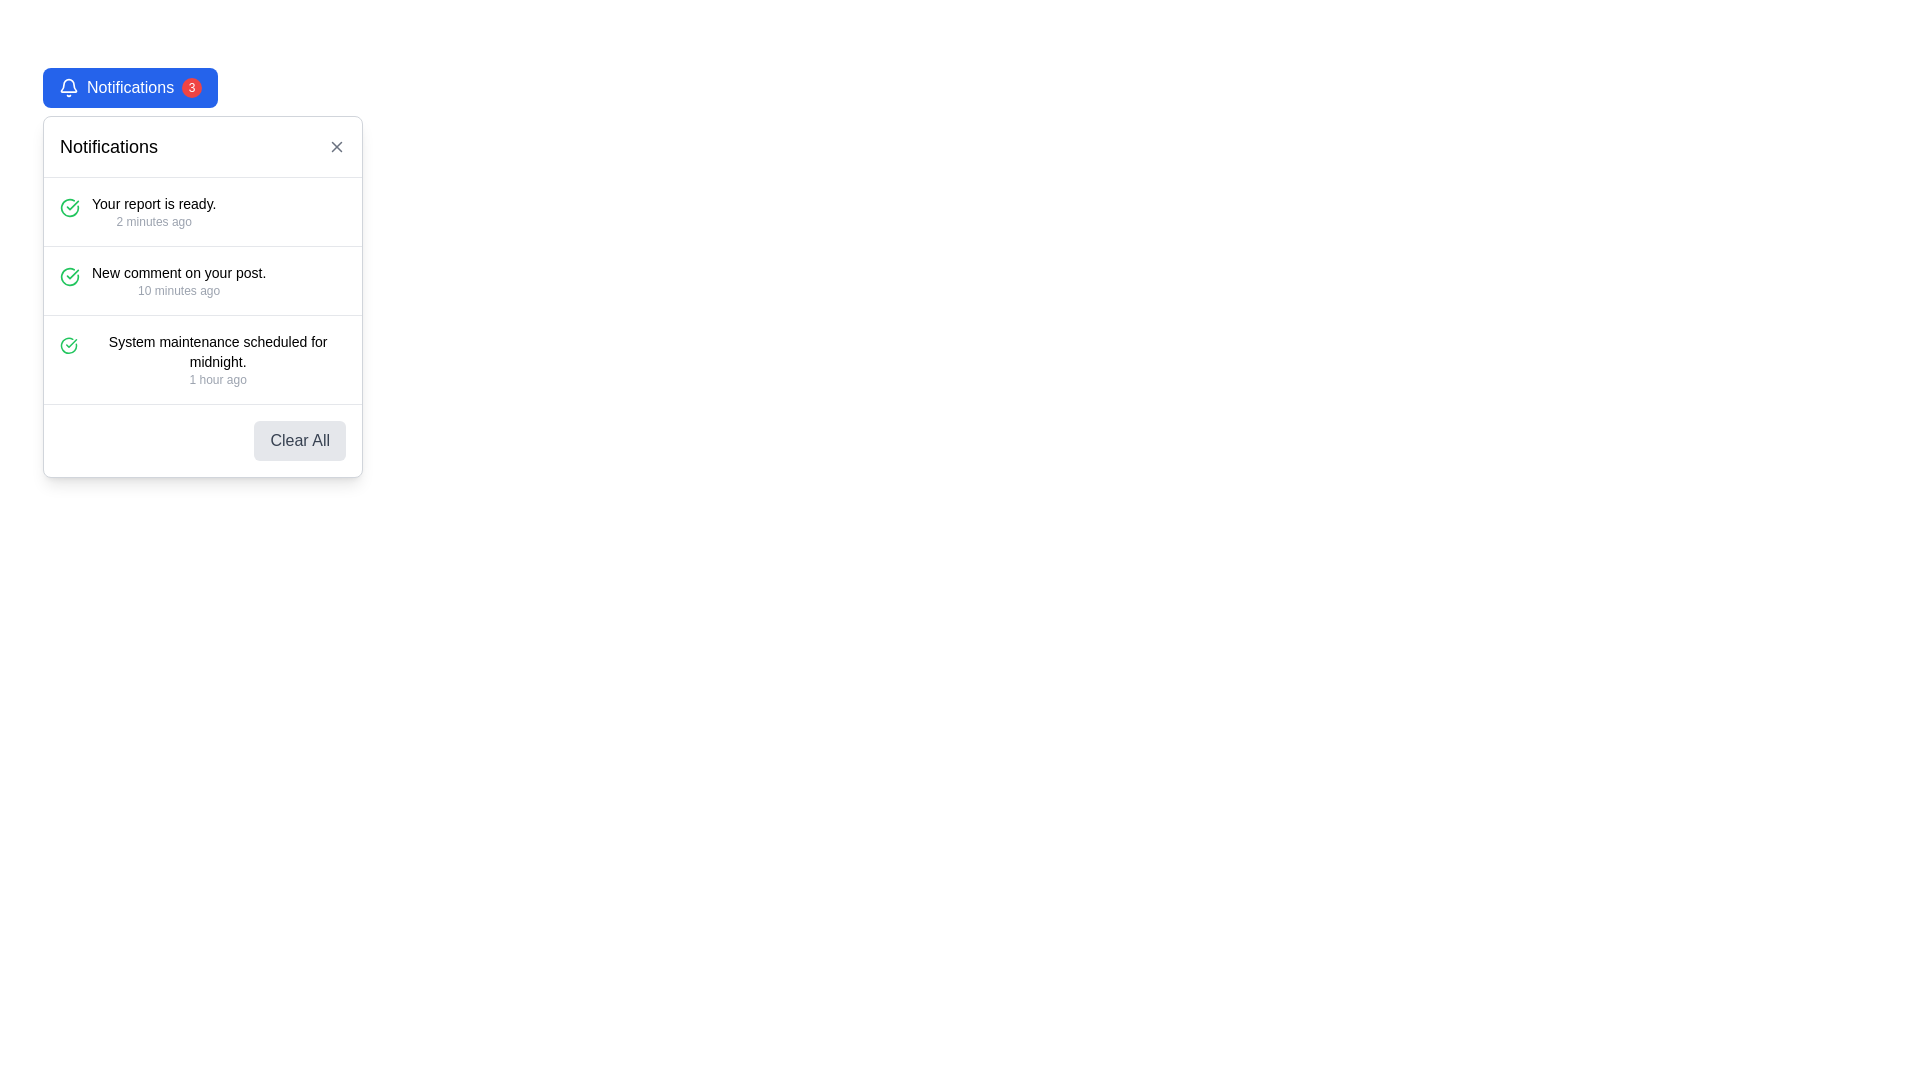  What do you see at coordinates (202, 280) in the screenshot?
I see `the notification that informs the user about a new comment on their post, which is the second notification in the list within the notification panel` at bounding box center [202, 280].